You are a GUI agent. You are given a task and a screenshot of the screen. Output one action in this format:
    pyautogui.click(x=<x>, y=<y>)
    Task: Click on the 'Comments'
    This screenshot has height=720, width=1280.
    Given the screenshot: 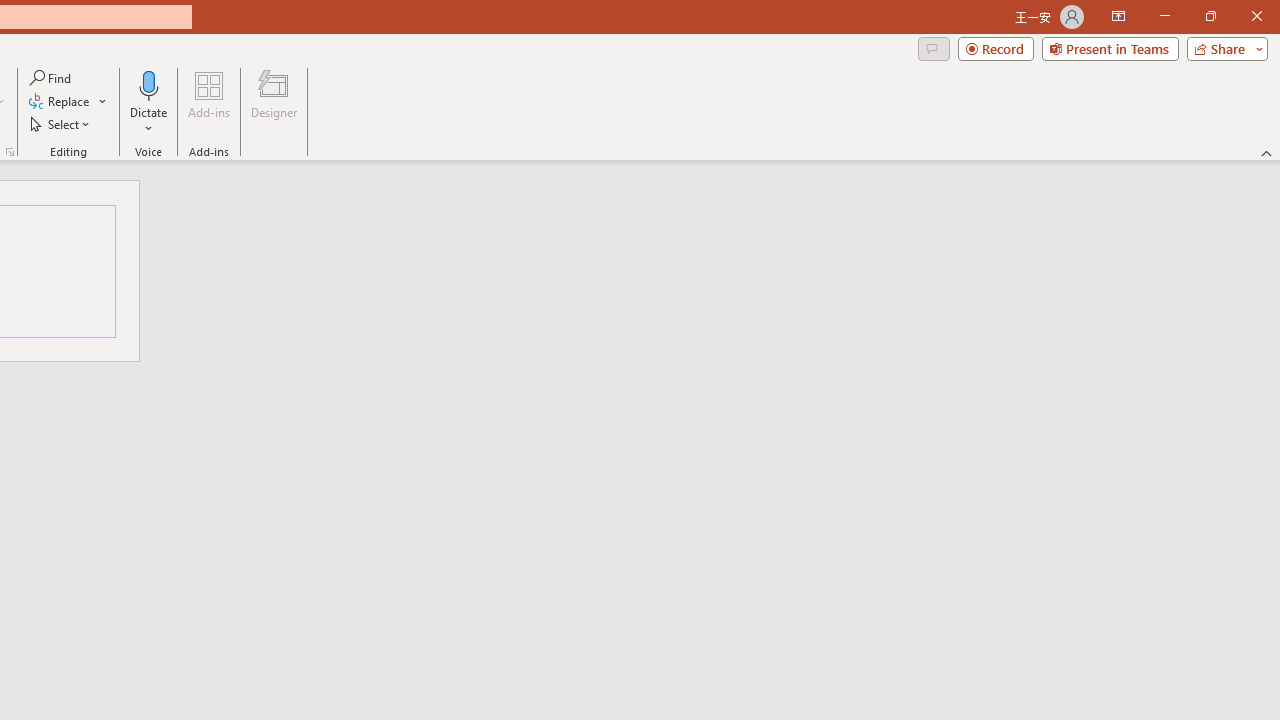 What is the action you would take?
    pyautogui.click(x=932, y=47)
    